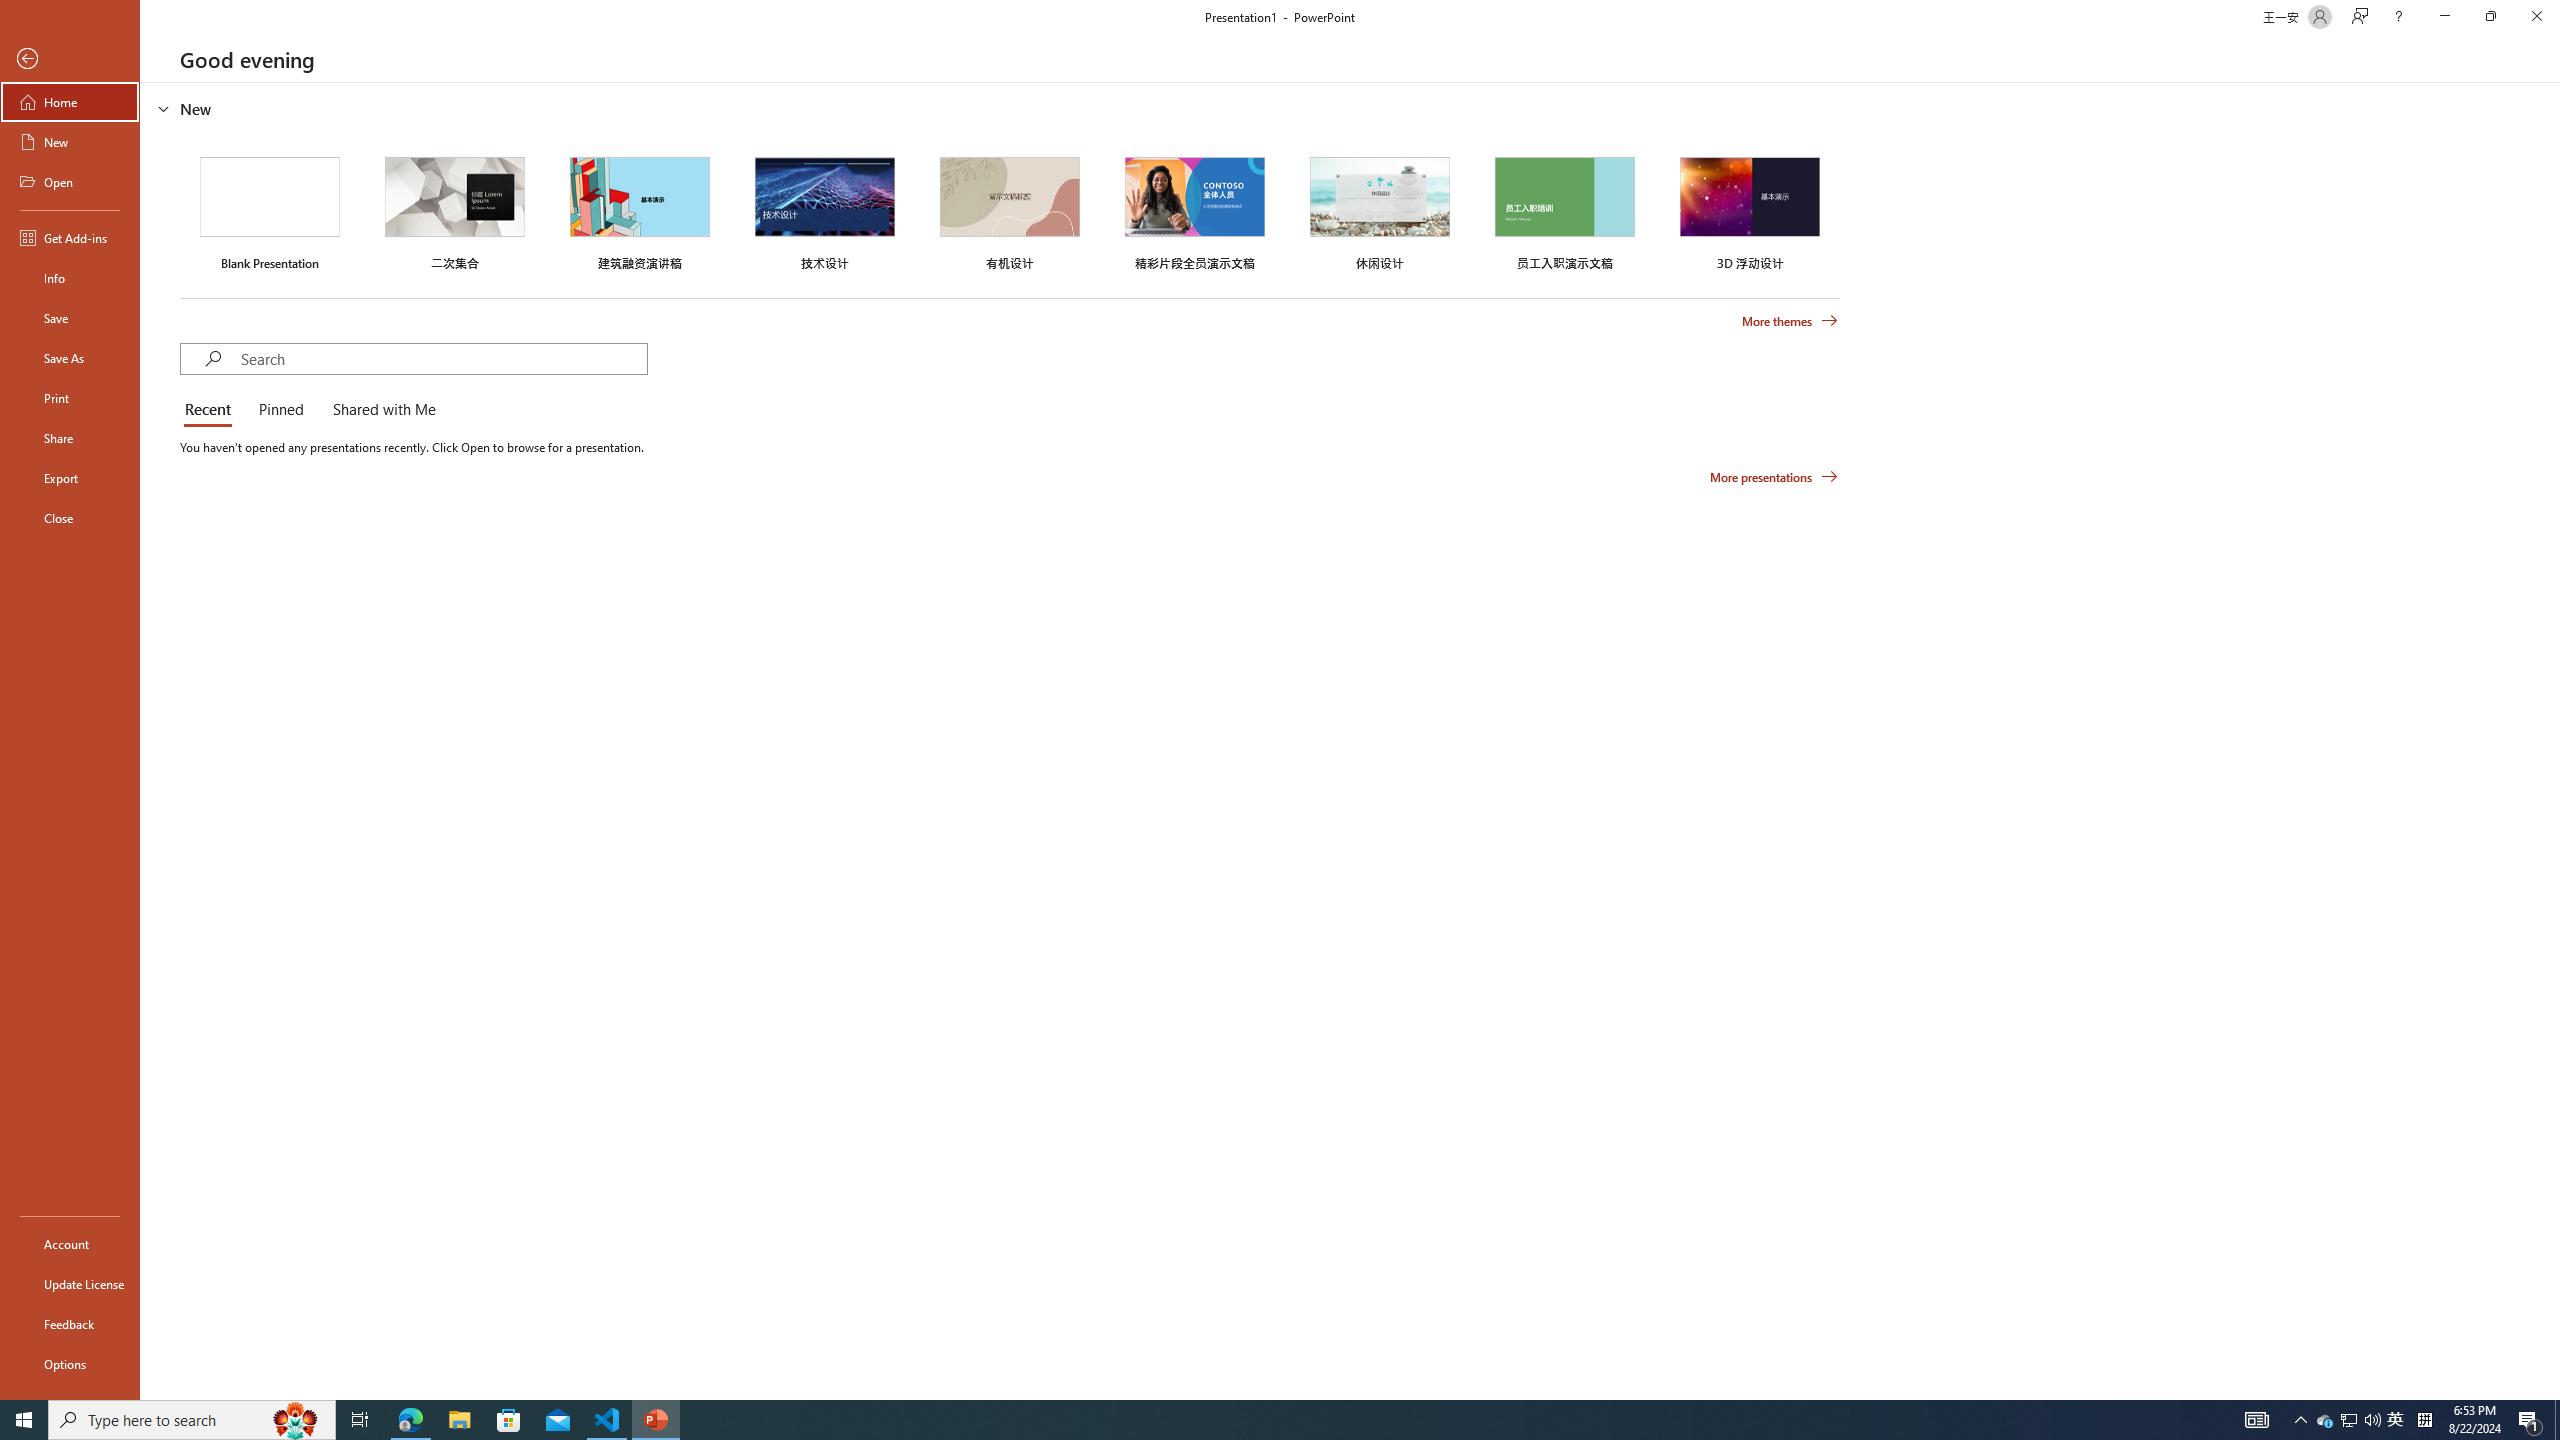  What do you see at coordinates (69, 141) in the screenshot?
I see `'New'` at bounding box center [69, 141].